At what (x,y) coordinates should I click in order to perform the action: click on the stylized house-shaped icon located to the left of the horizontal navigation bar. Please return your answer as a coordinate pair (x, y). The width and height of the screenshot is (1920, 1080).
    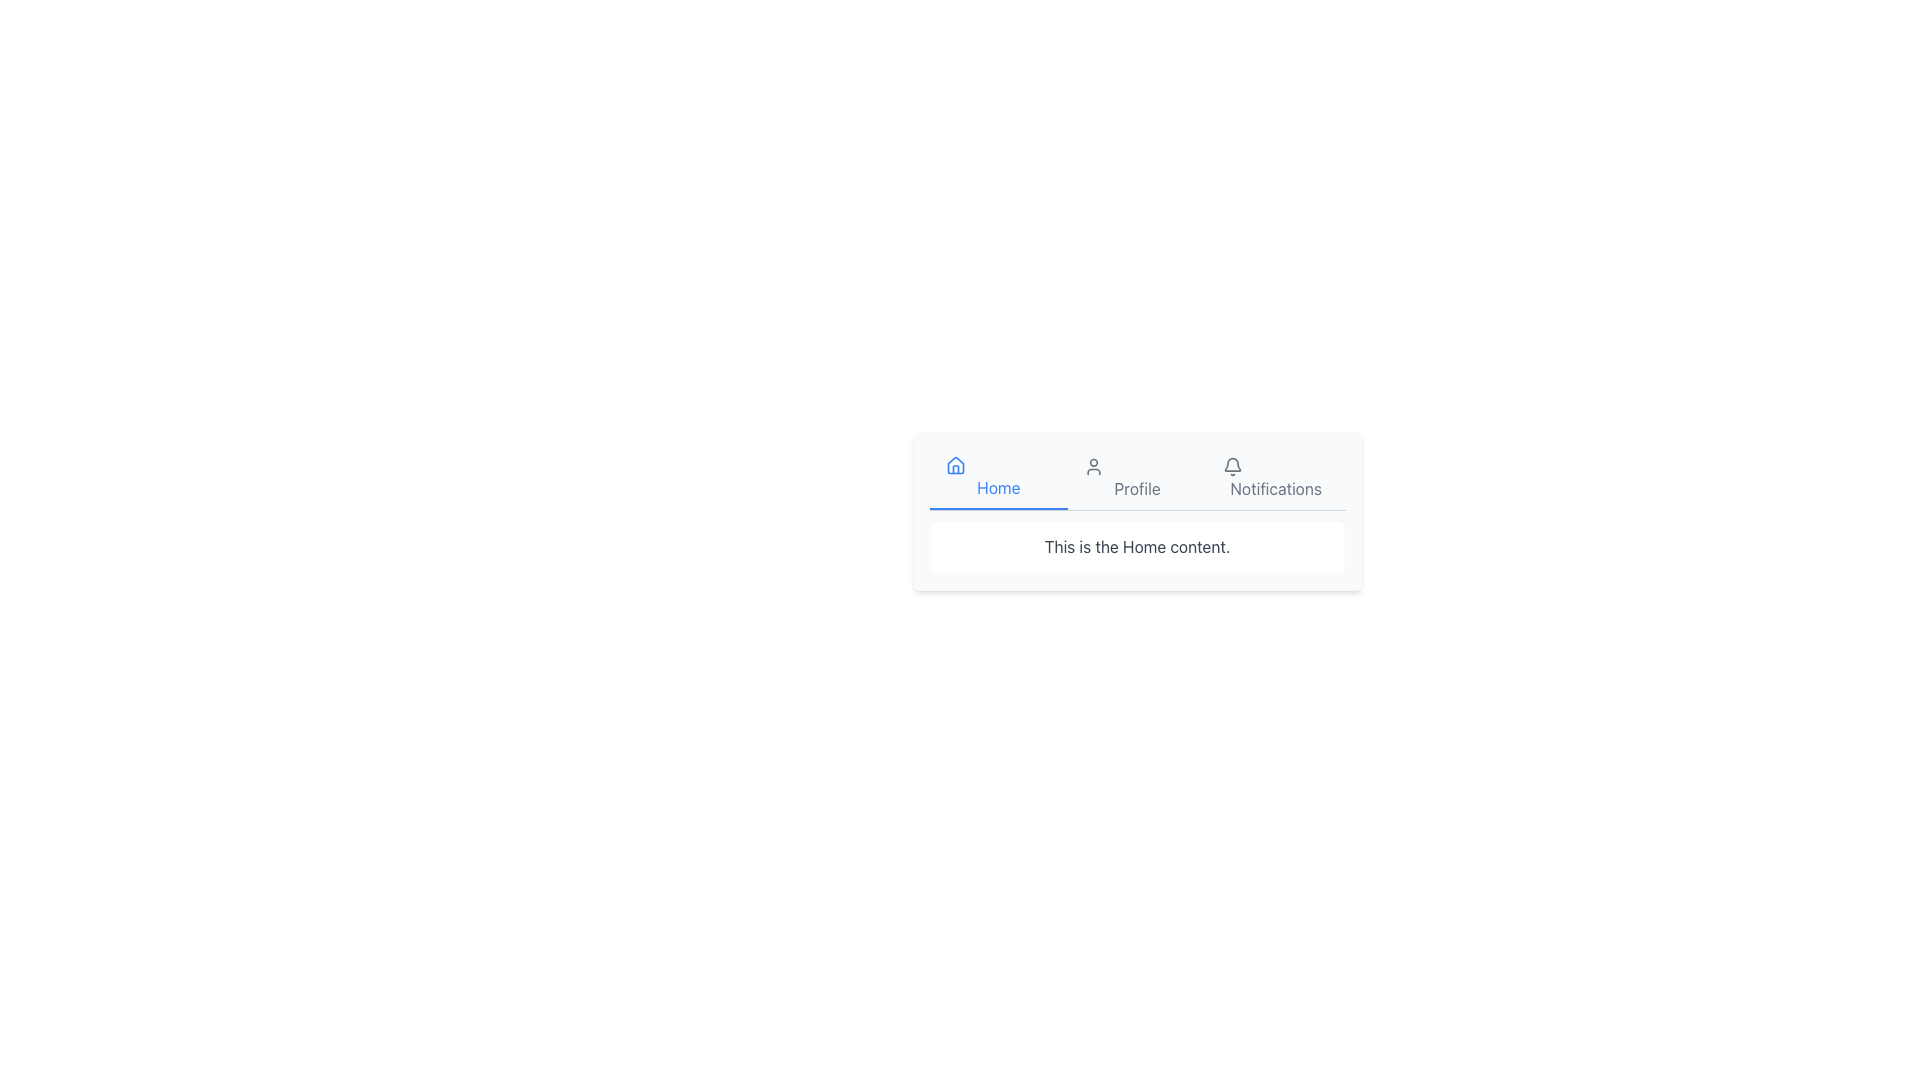
    Looking at the image, I should click on (954, 465).